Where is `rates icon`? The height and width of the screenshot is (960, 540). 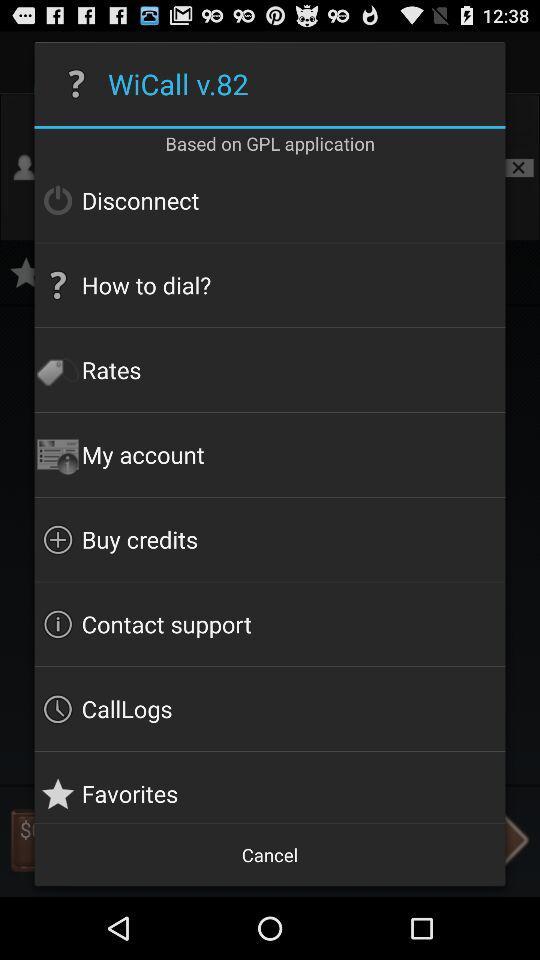 rates icon is located at coordinates (270, 369).